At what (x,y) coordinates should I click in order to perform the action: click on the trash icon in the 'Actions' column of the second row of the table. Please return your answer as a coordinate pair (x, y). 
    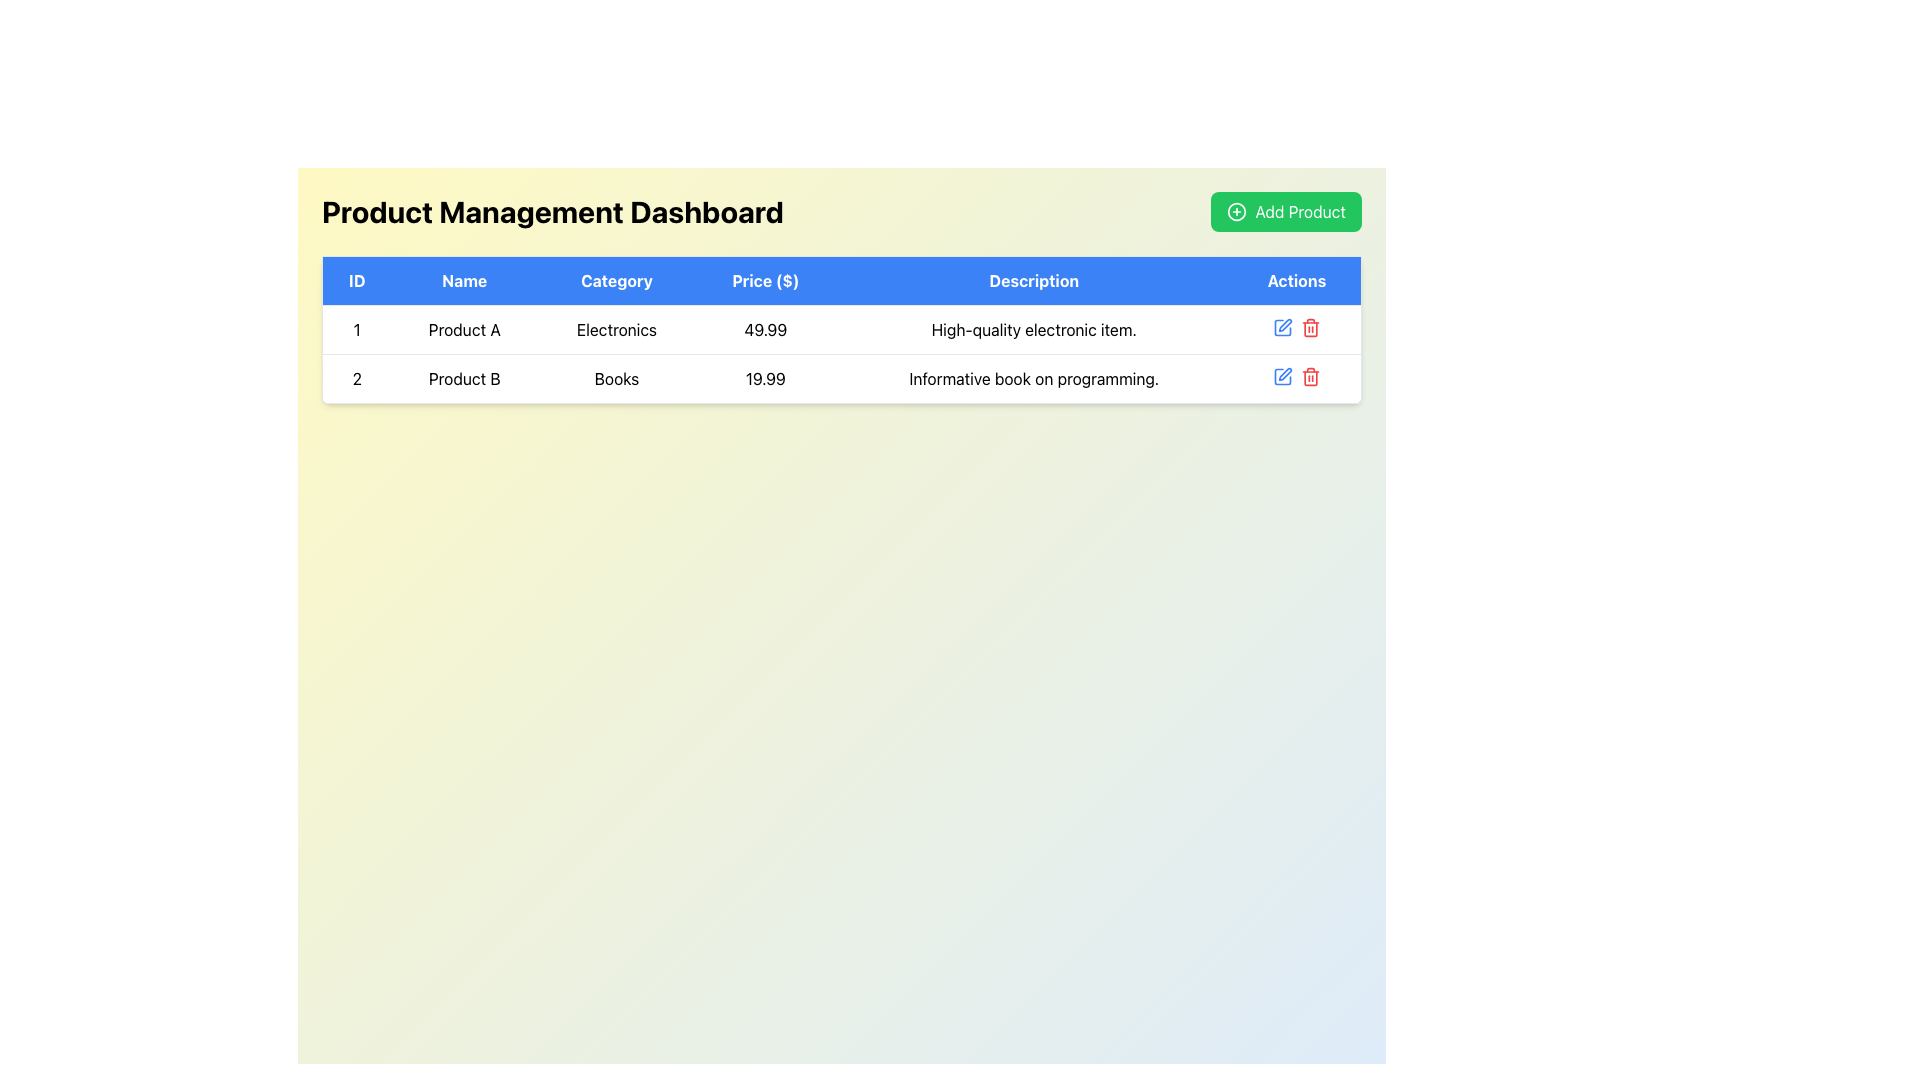
    Looking at the image, I should click on (1310, 378).